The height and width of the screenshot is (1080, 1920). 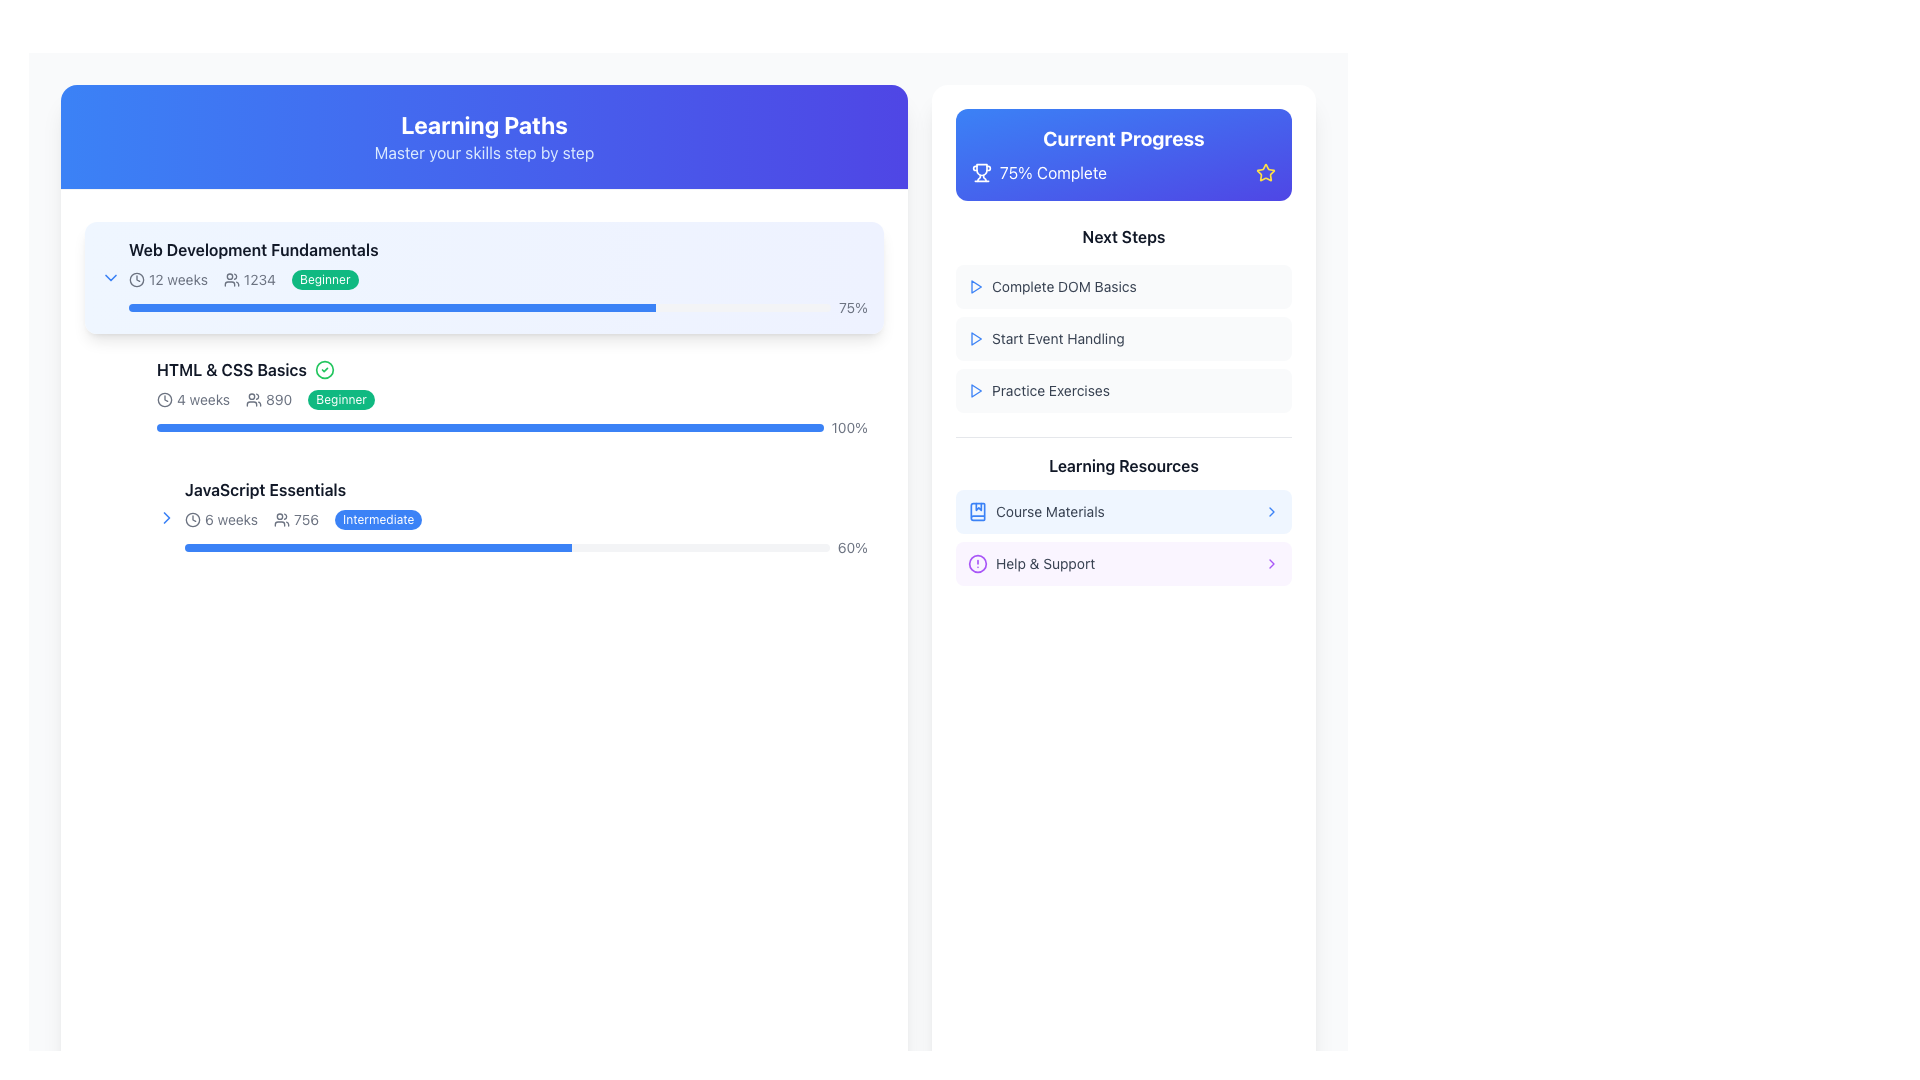 I want to click on the horizontal progress bar indicating '100%' completion within the 'HTML & CSS Basics' course module, so click(x=512, y=427).